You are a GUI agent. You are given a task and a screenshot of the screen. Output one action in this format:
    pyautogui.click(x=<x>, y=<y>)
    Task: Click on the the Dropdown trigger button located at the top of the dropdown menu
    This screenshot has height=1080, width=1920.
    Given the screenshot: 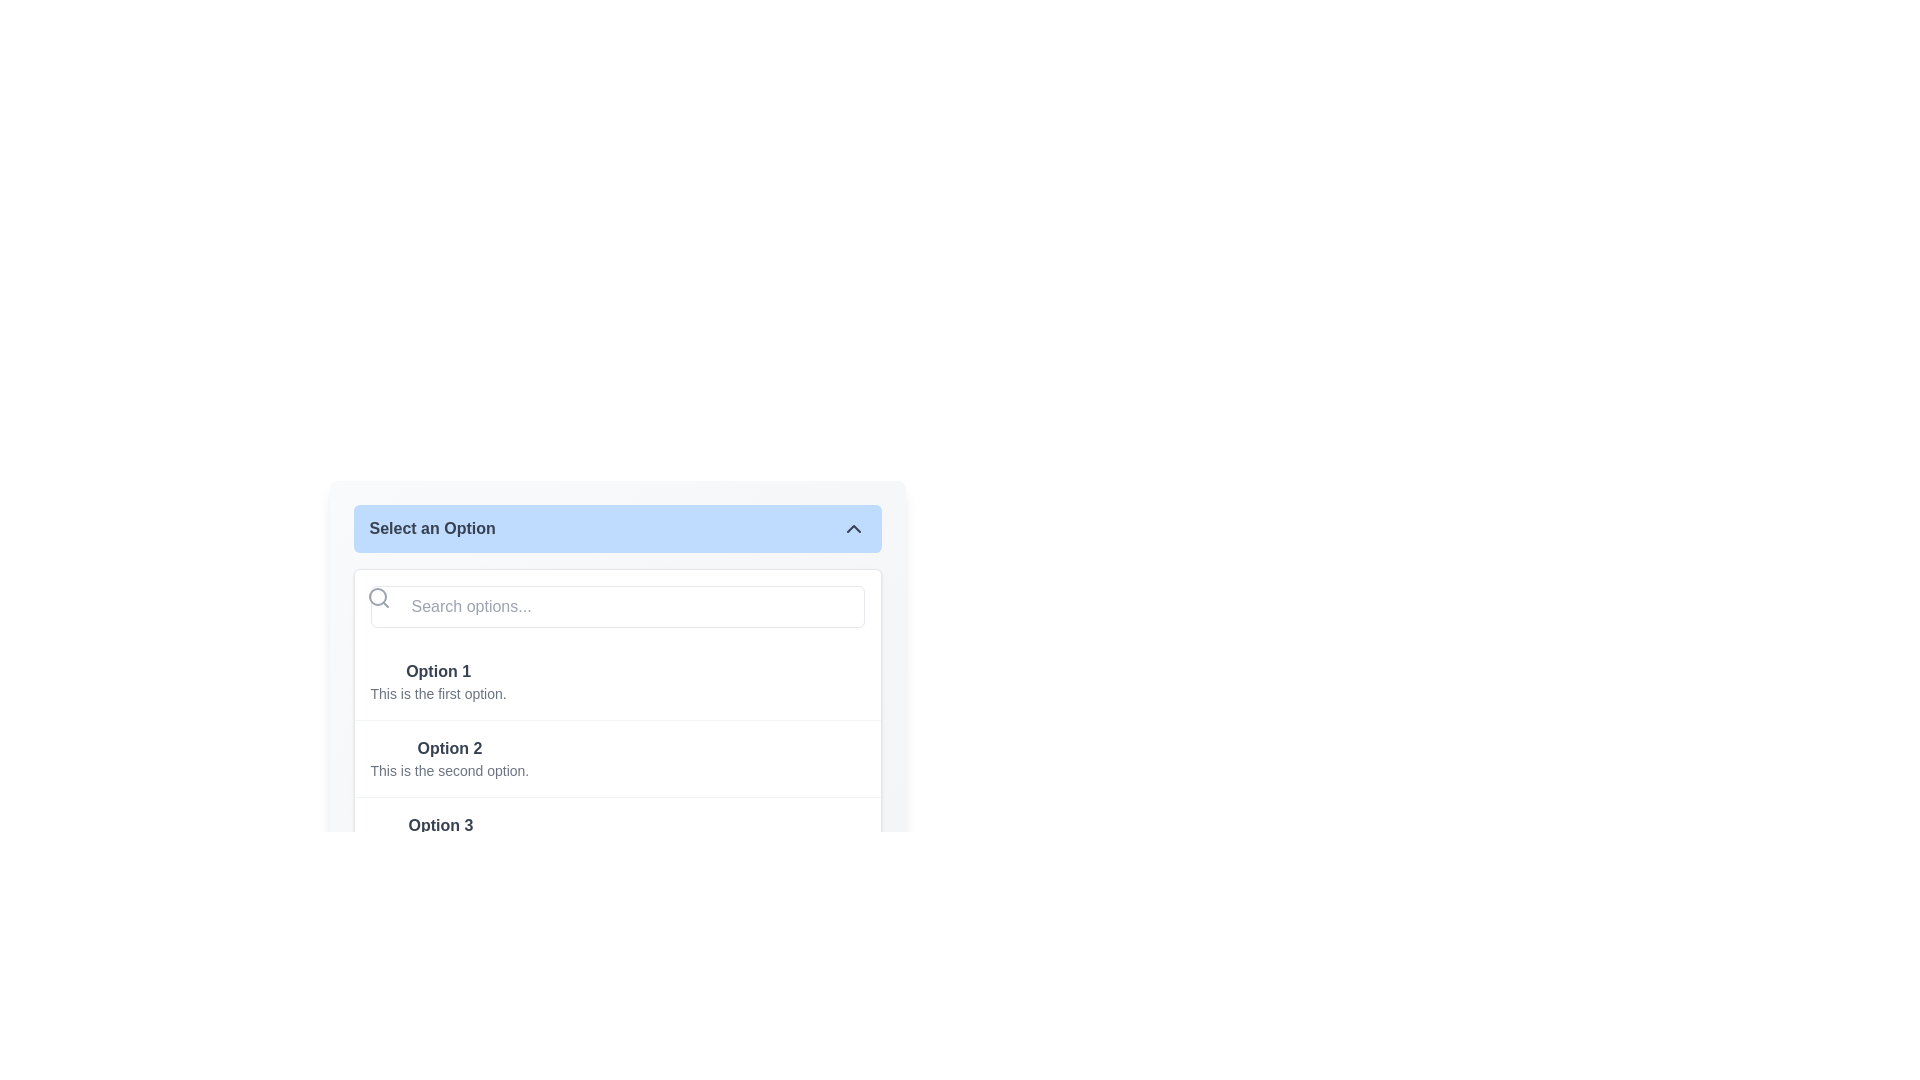 What is the action you would take?
    pyautogui.click(x=616, y=527)
    